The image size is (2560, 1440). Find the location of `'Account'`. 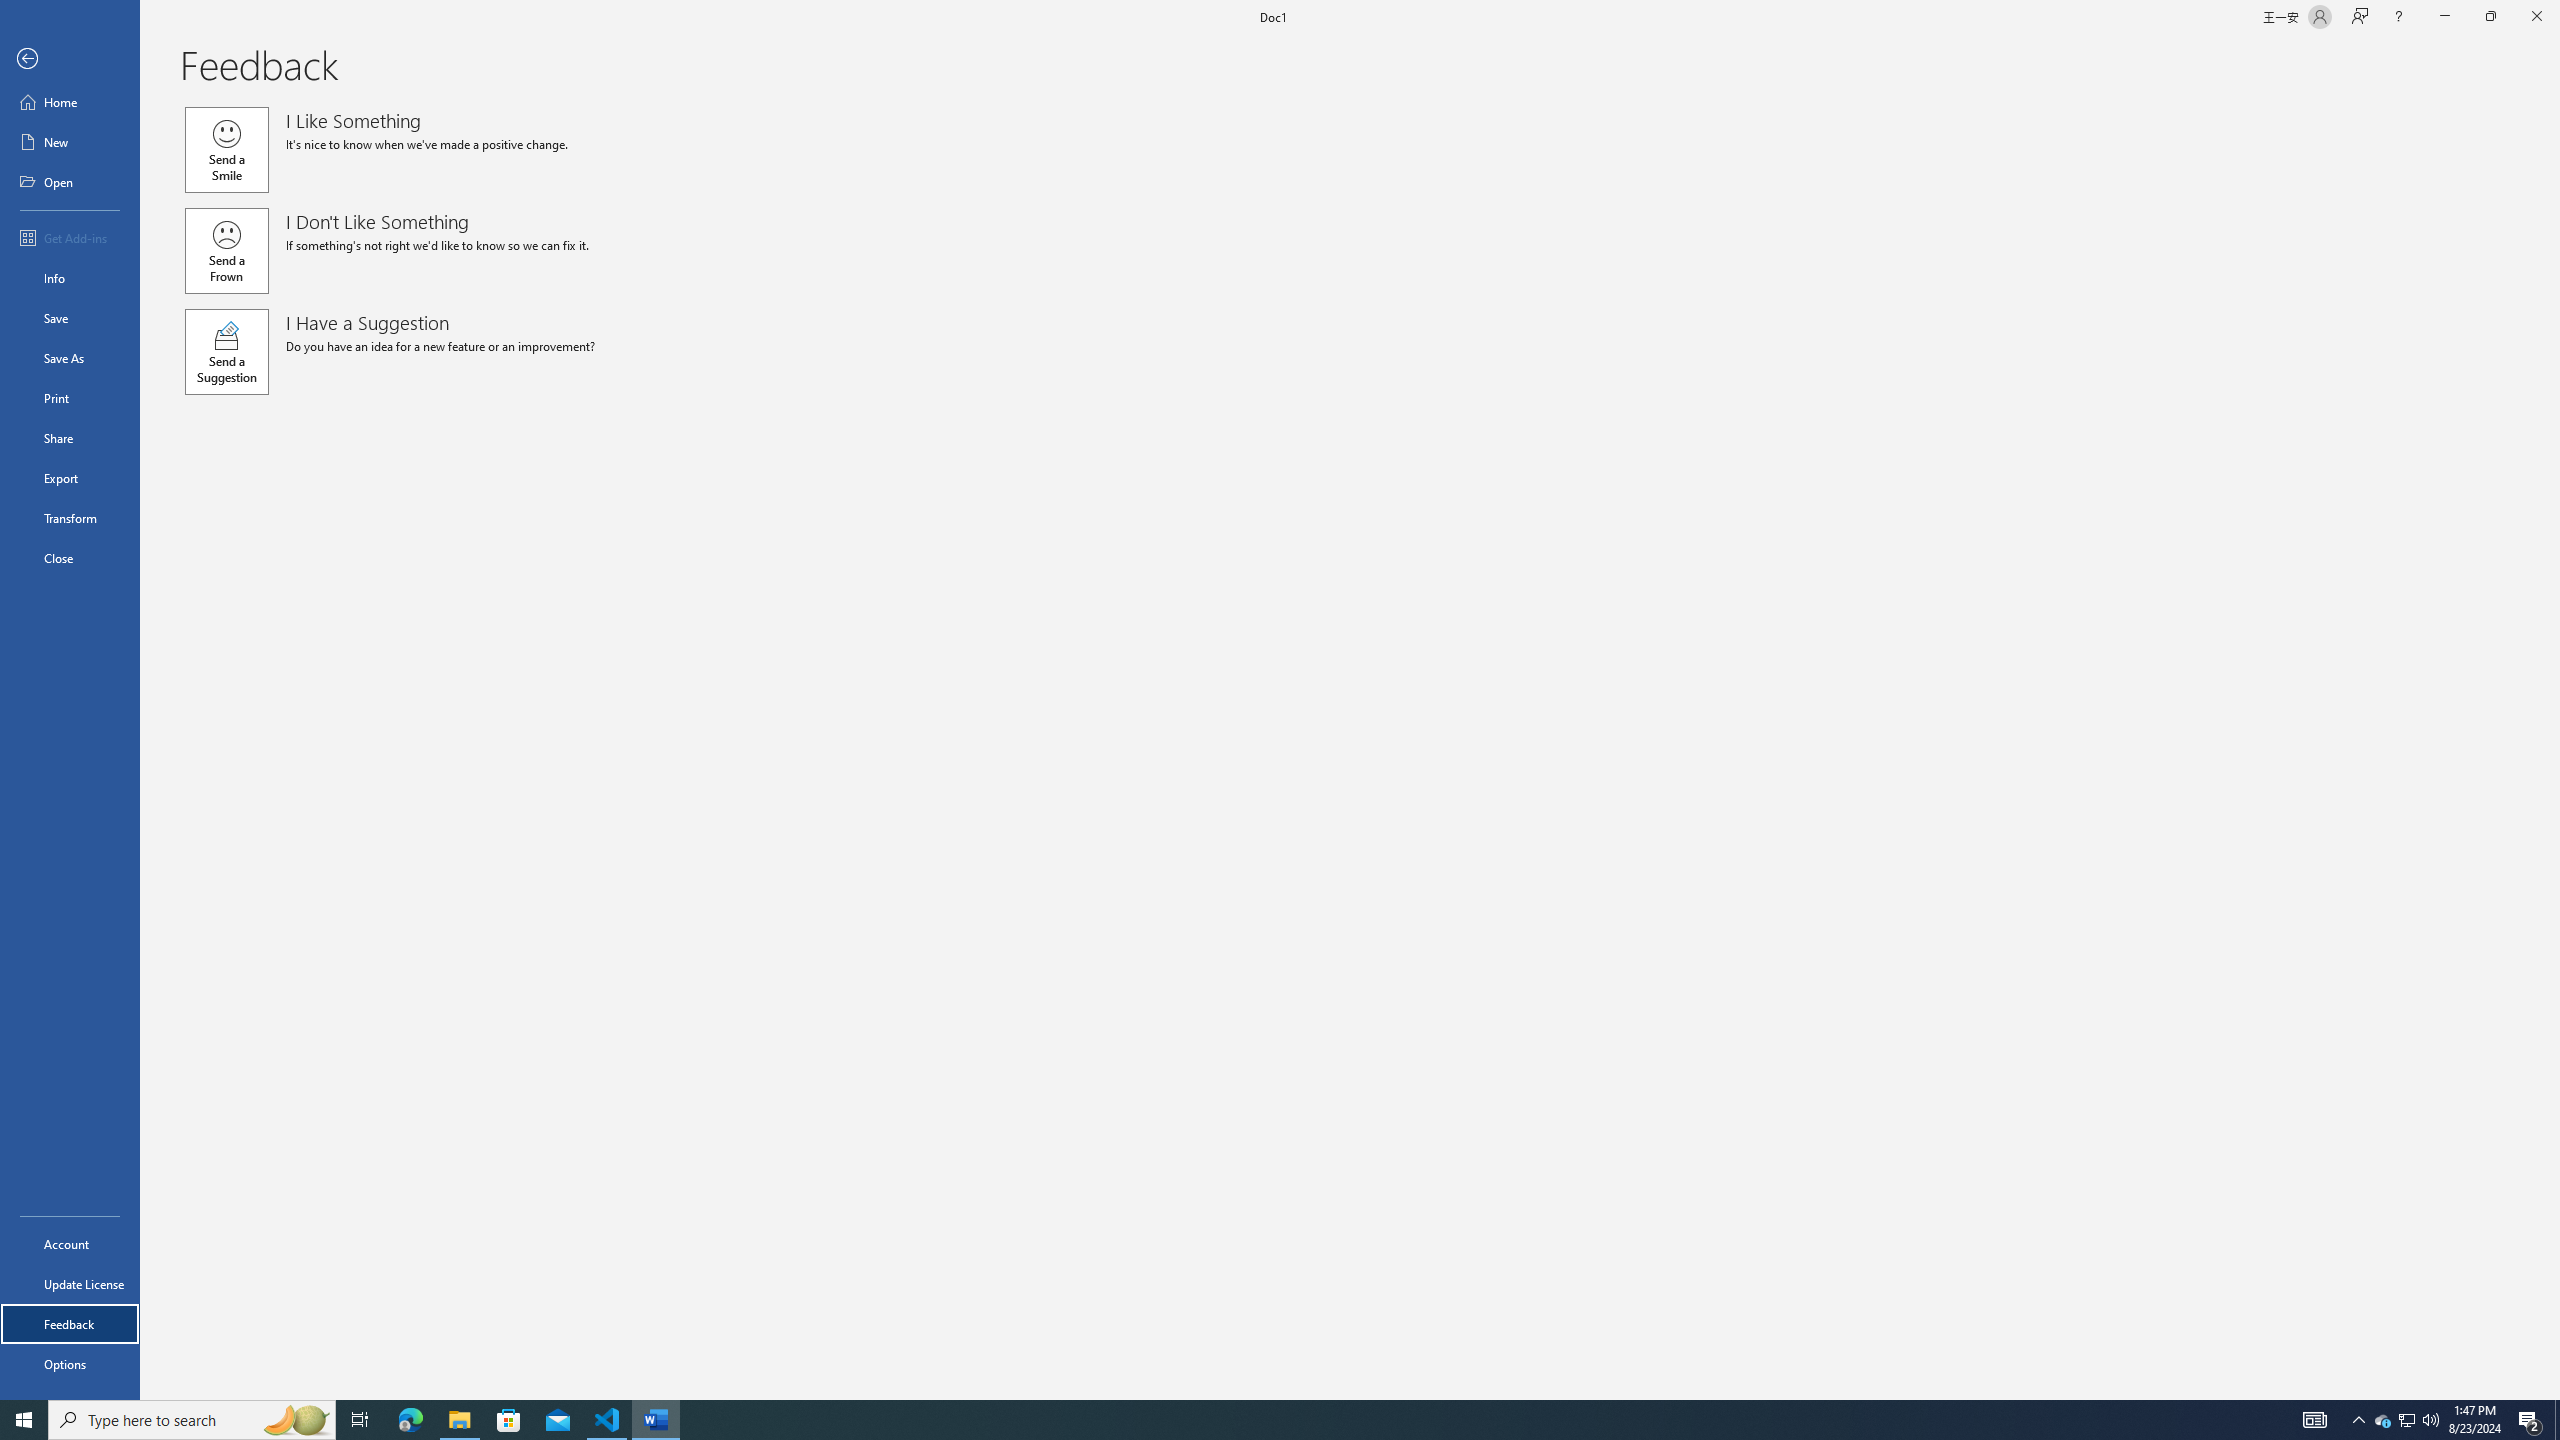

'Account' is located at coordinates (69, 1244).